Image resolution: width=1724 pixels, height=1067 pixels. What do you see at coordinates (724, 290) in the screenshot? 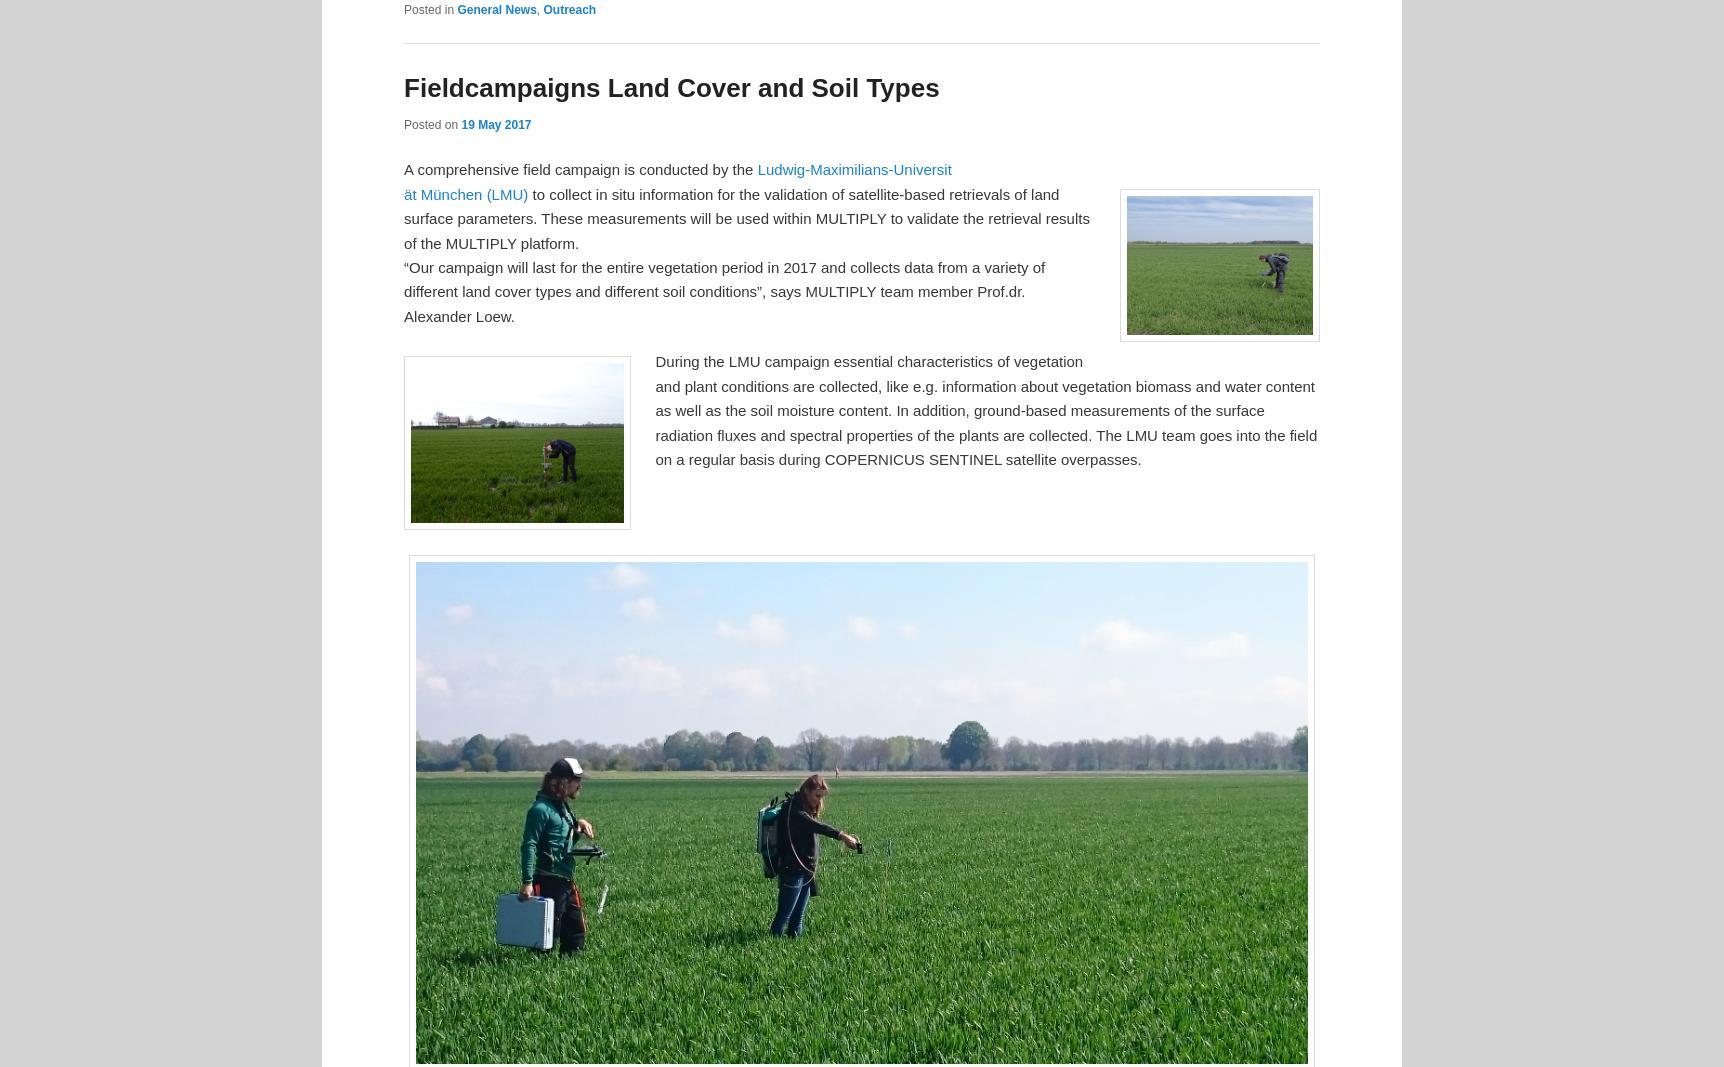
I see `'“Our campaign will last for the entire vegetation period in 2017 and collects data from a variety of different land cover types and different soil conditions”, says MULTIPLY team member Prof.dr. Alexander Loew.'` at bounding box center [724, 290].